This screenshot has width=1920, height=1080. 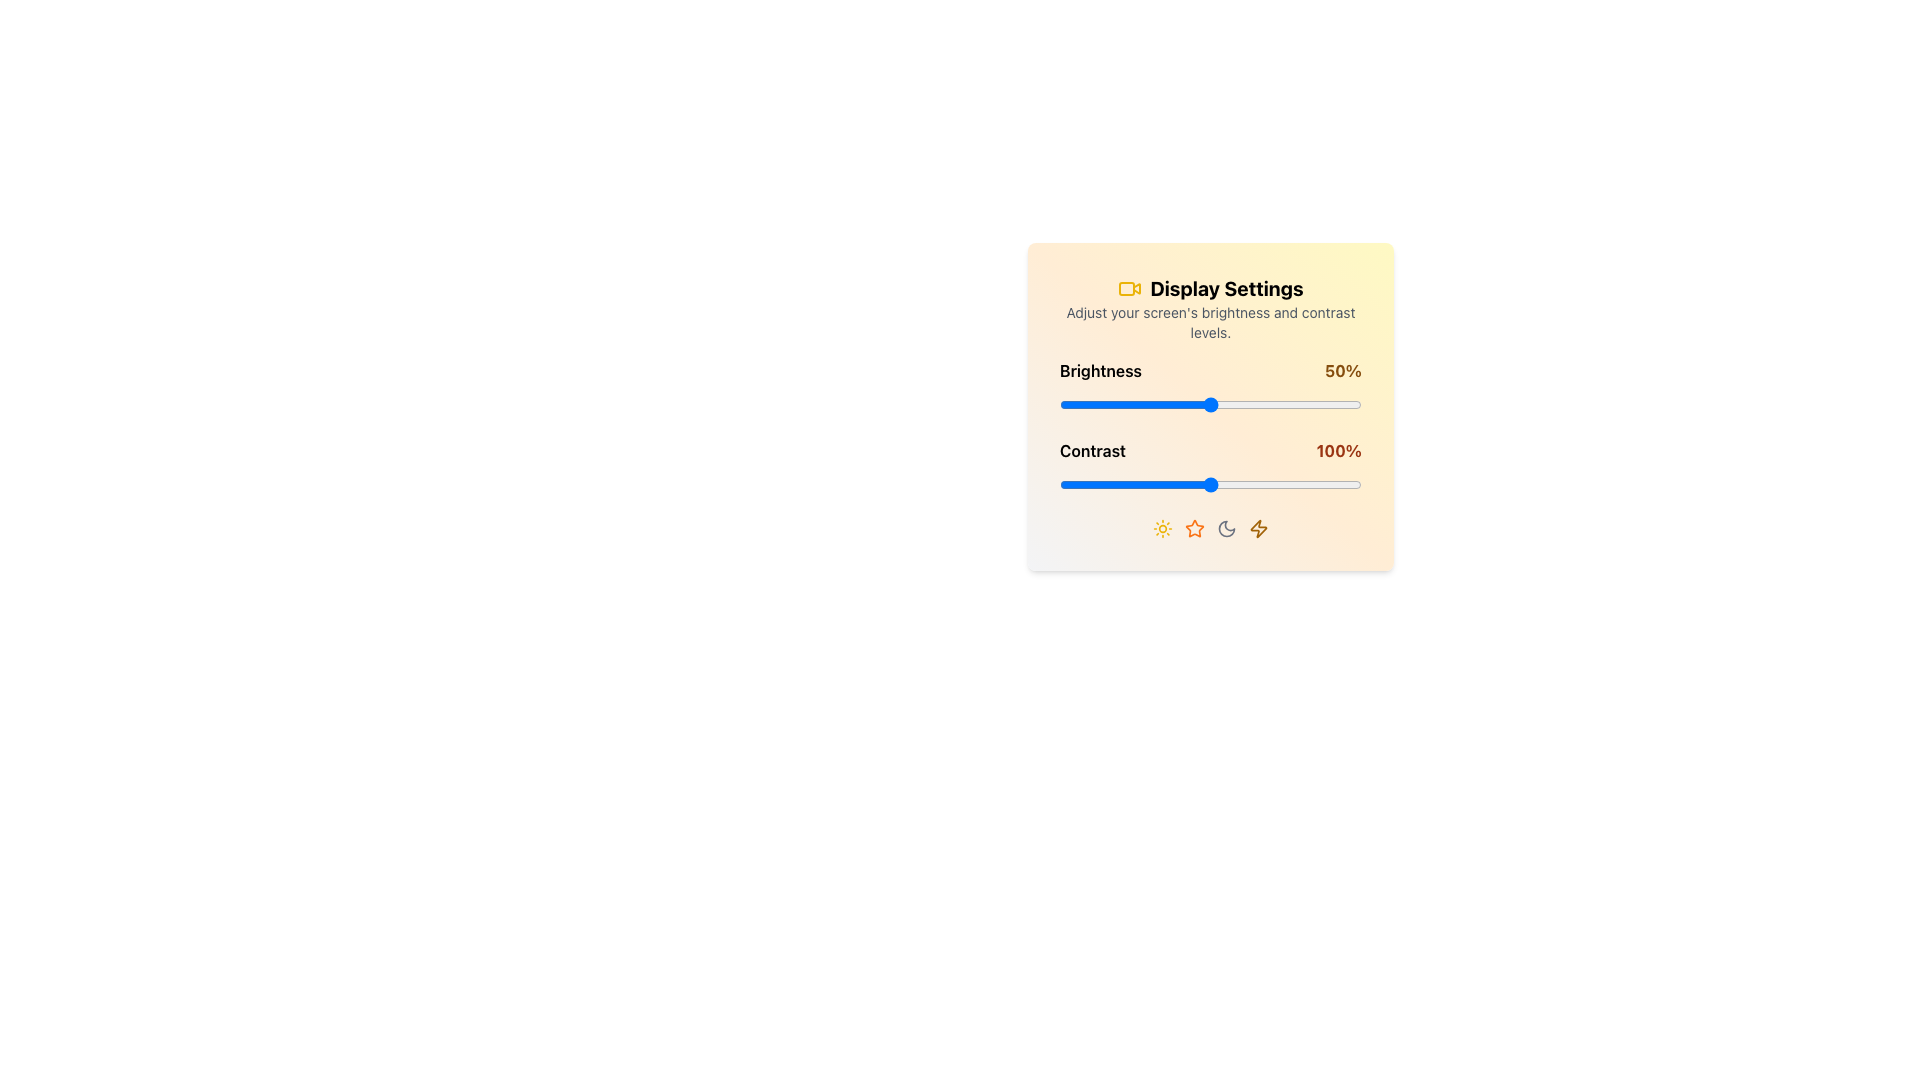 What do you see at coordinates (1257, 527) in the screenshot?
I see `the lightning bolt icon located at the rightmost end of the row of five icons in the 'Display Settings' card` at bounding box center [1257, 527].